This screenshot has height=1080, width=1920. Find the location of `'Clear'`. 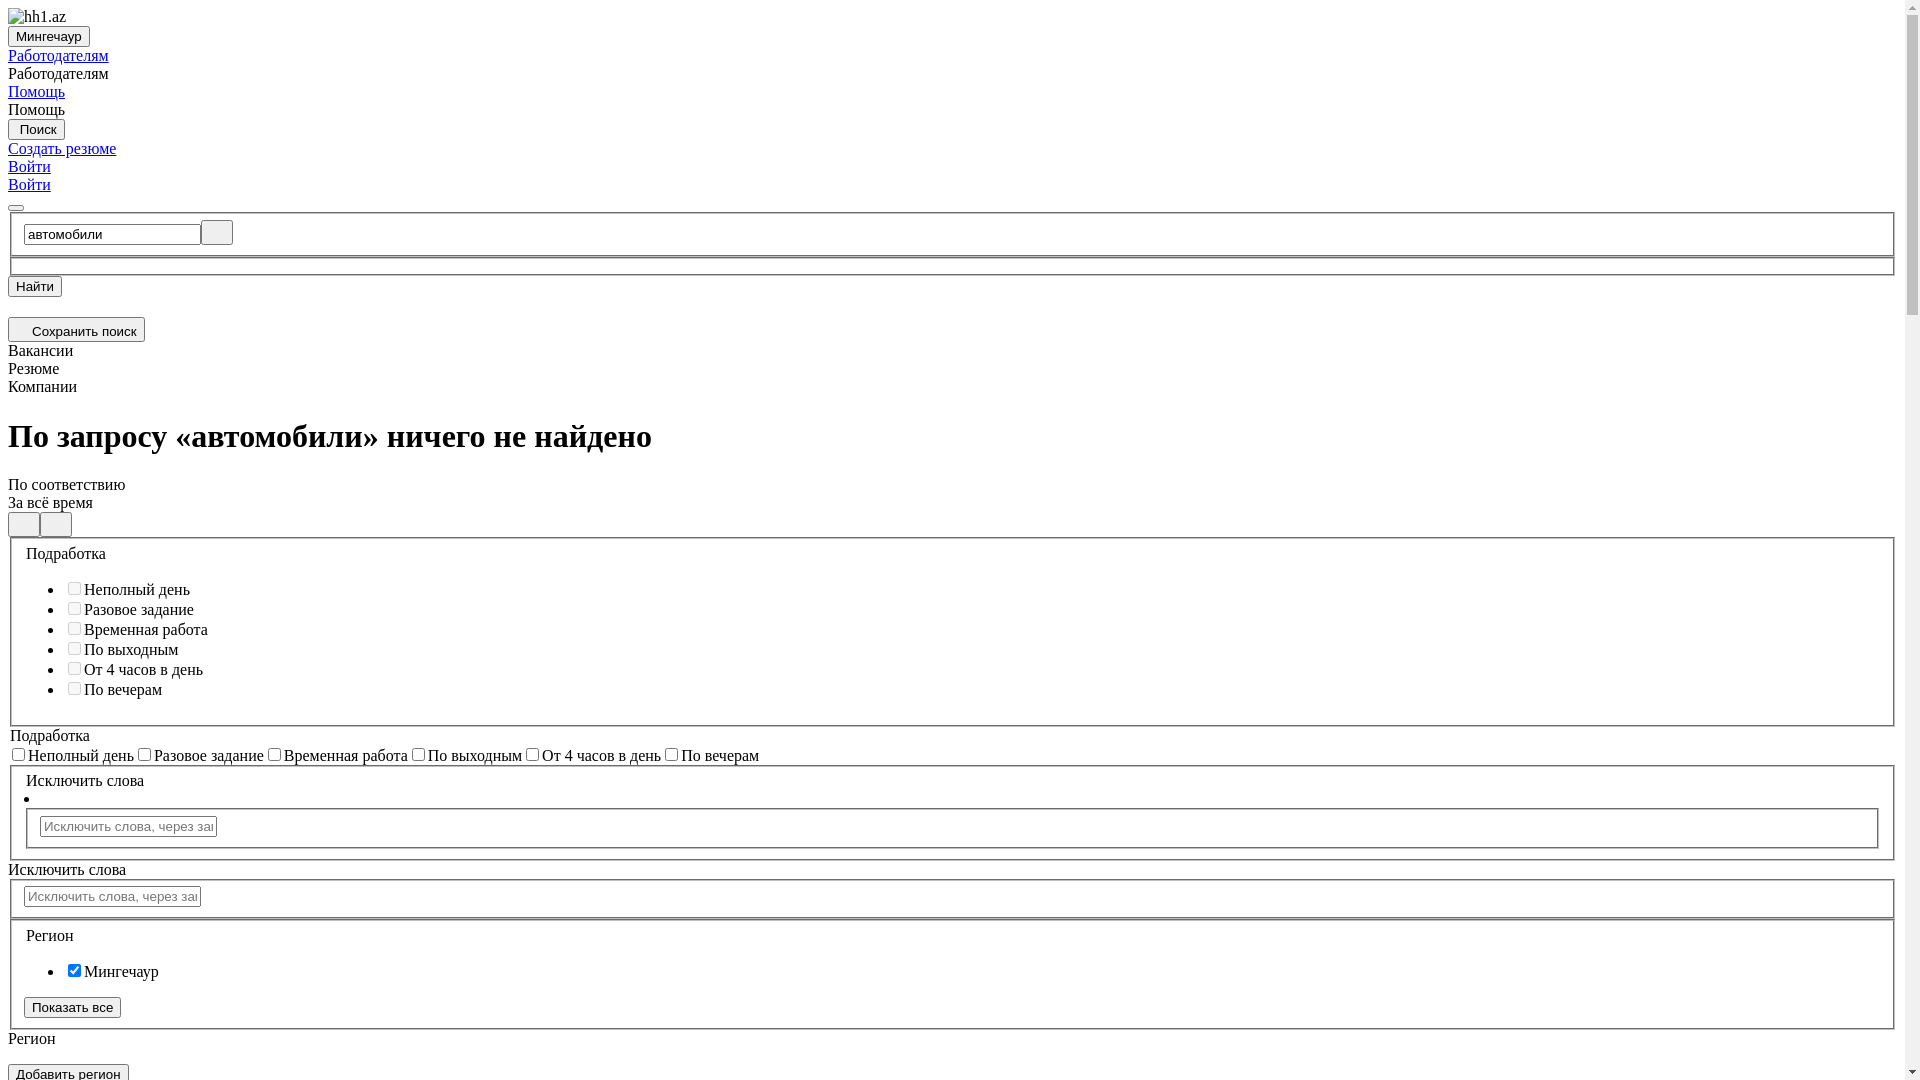

'Clear' is located at coordinates (216, 231).